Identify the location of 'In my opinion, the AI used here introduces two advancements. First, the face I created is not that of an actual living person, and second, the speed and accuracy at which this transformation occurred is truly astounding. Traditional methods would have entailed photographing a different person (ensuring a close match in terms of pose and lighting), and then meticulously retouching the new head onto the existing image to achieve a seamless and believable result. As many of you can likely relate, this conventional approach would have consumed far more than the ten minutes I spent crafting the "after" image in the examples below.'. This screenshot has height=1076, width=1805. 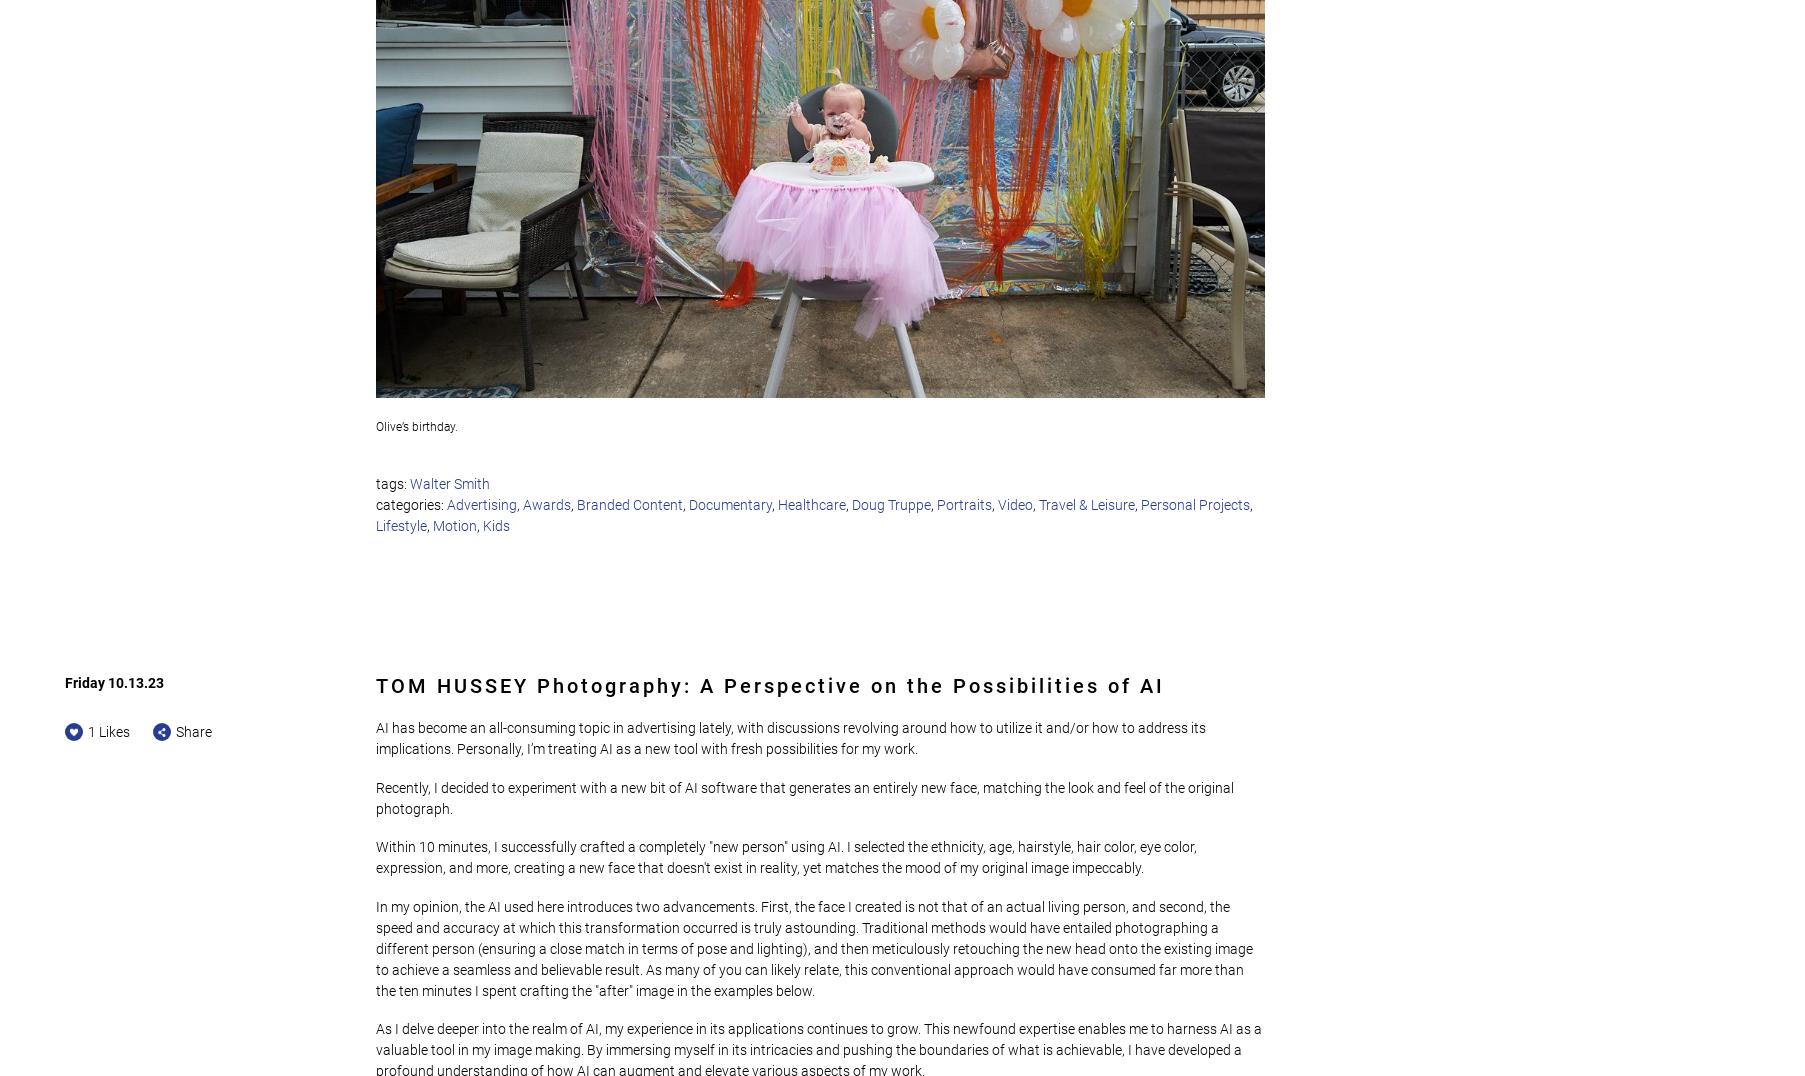
(816, 947).